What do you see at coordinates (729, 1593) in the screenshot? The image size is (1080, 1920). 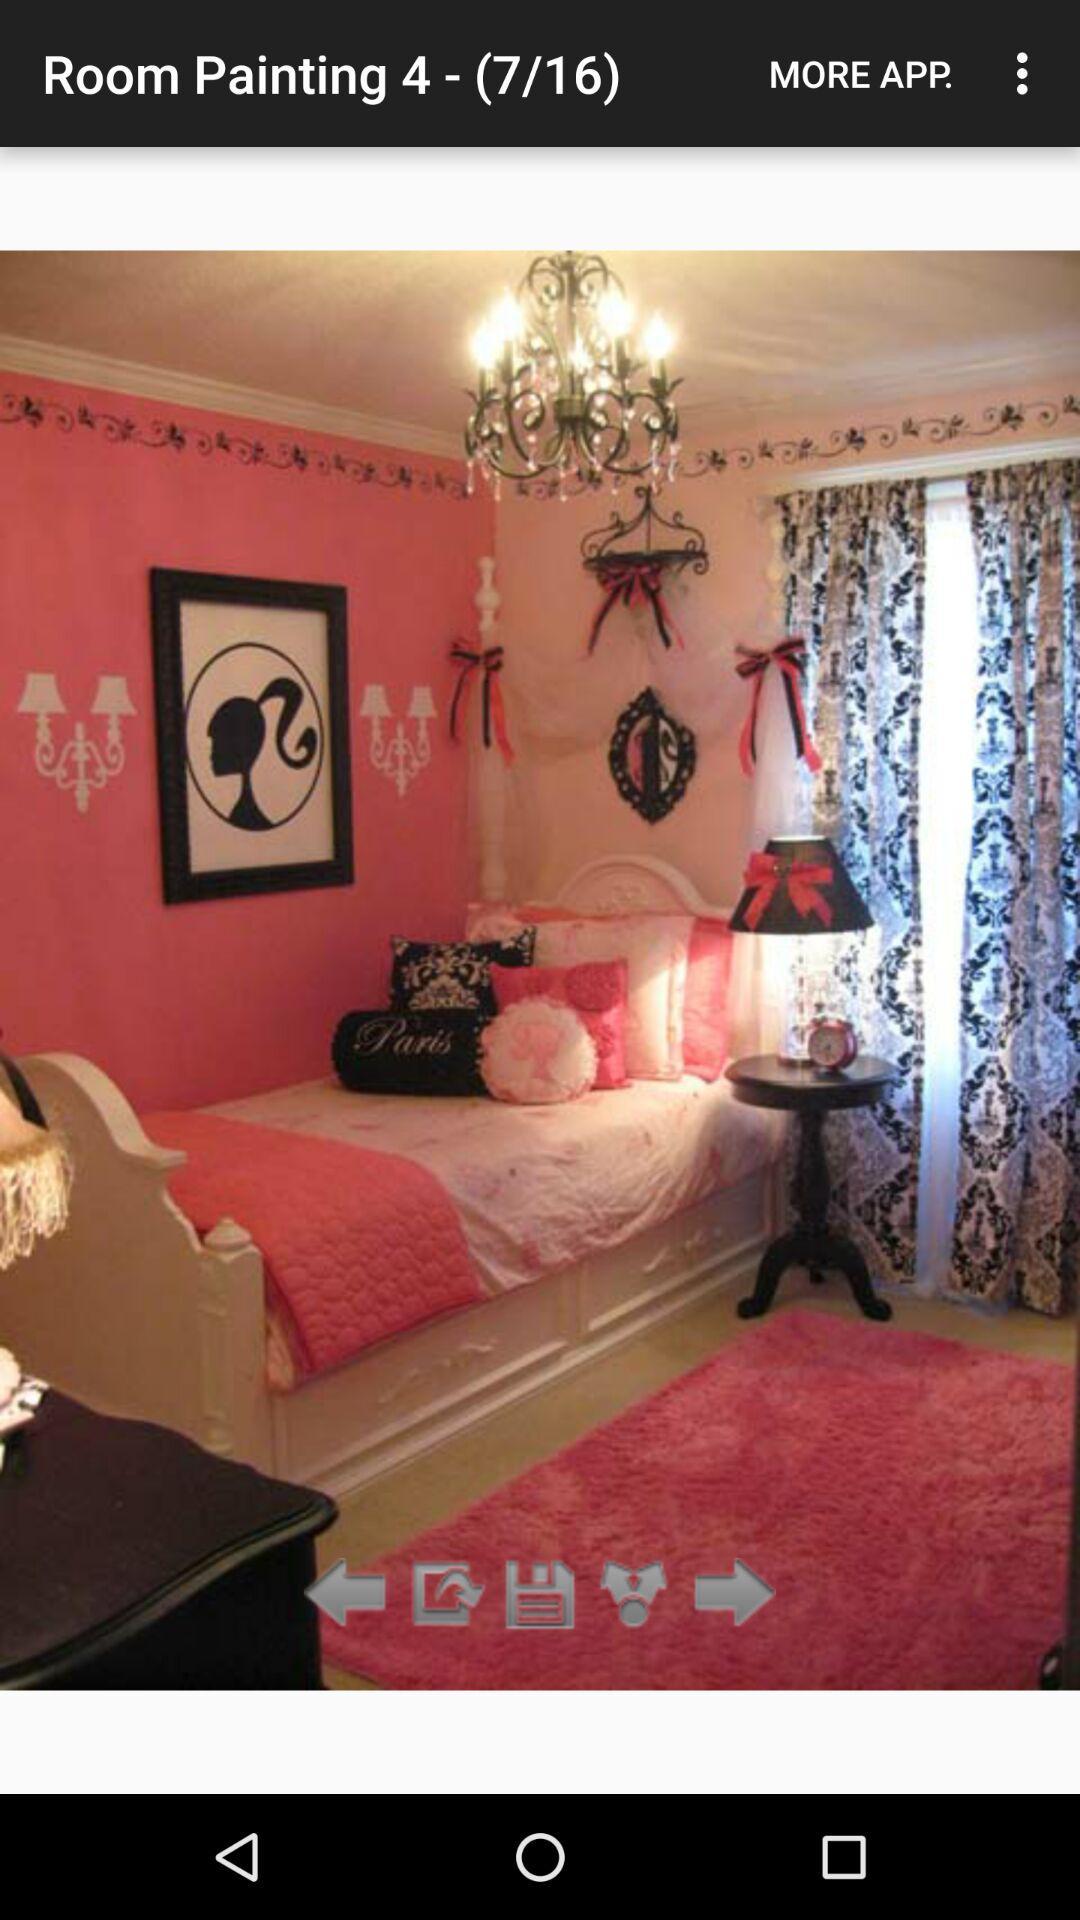 I see `next picture` at bounding box center [729, 1593].